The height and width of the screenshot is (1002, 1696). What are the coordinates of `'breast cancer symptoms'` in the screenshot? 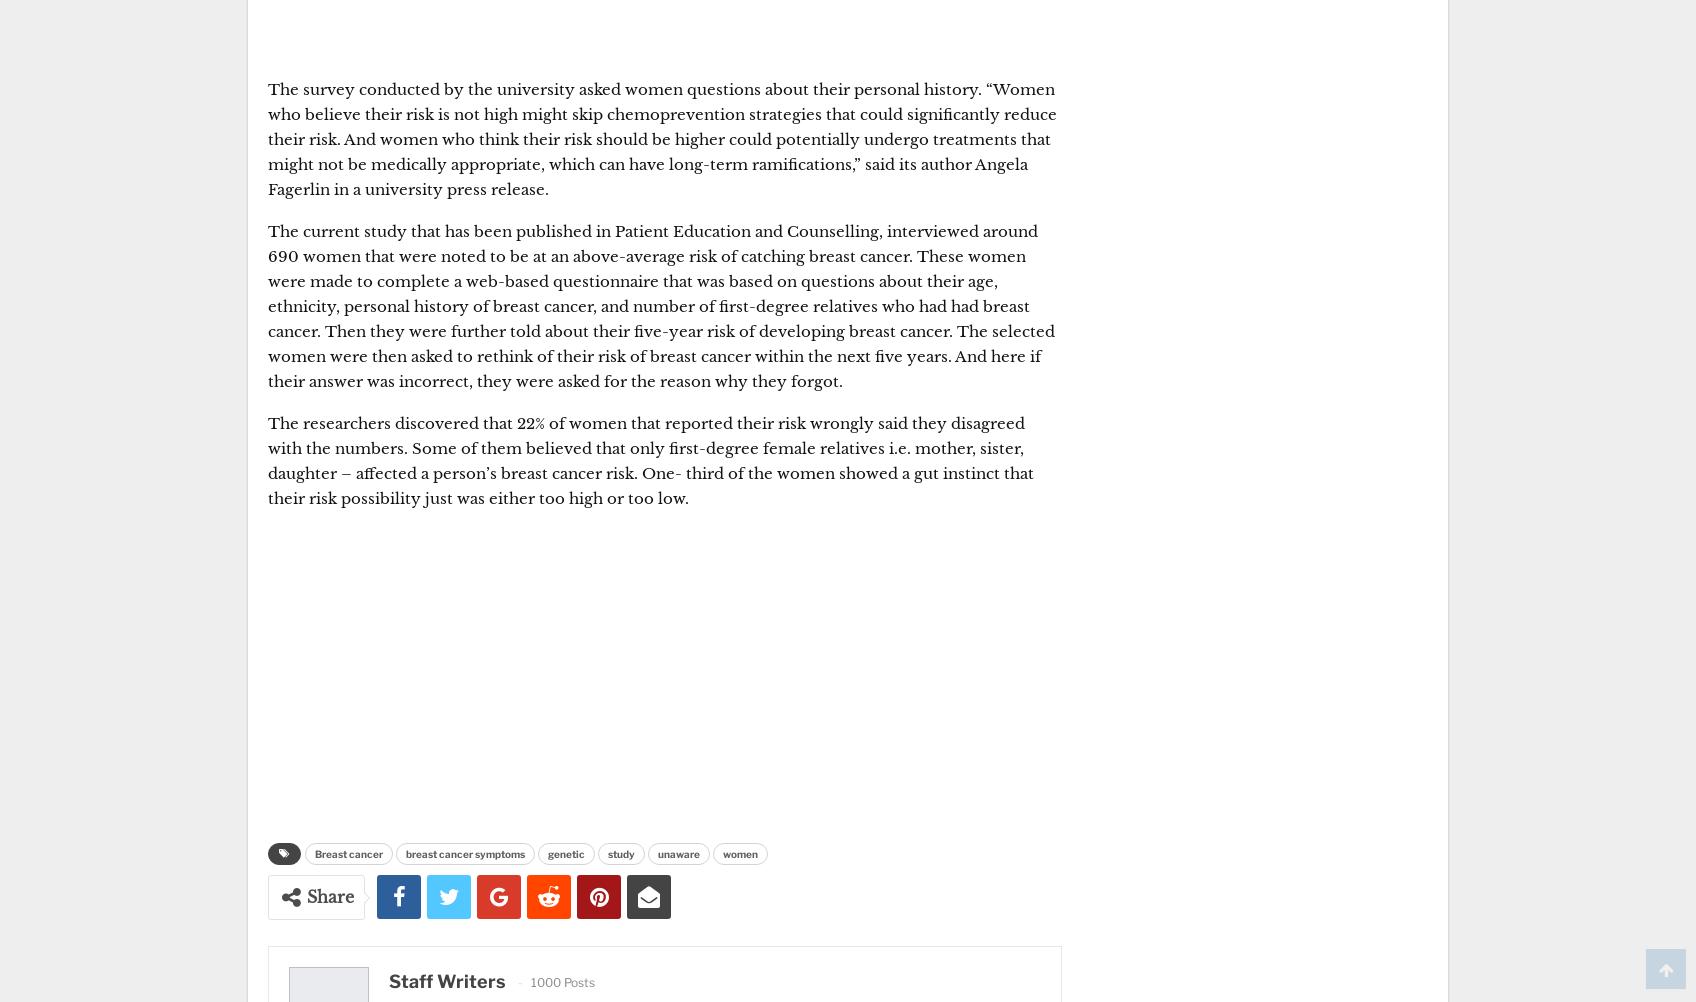 It's located at (465, 854).